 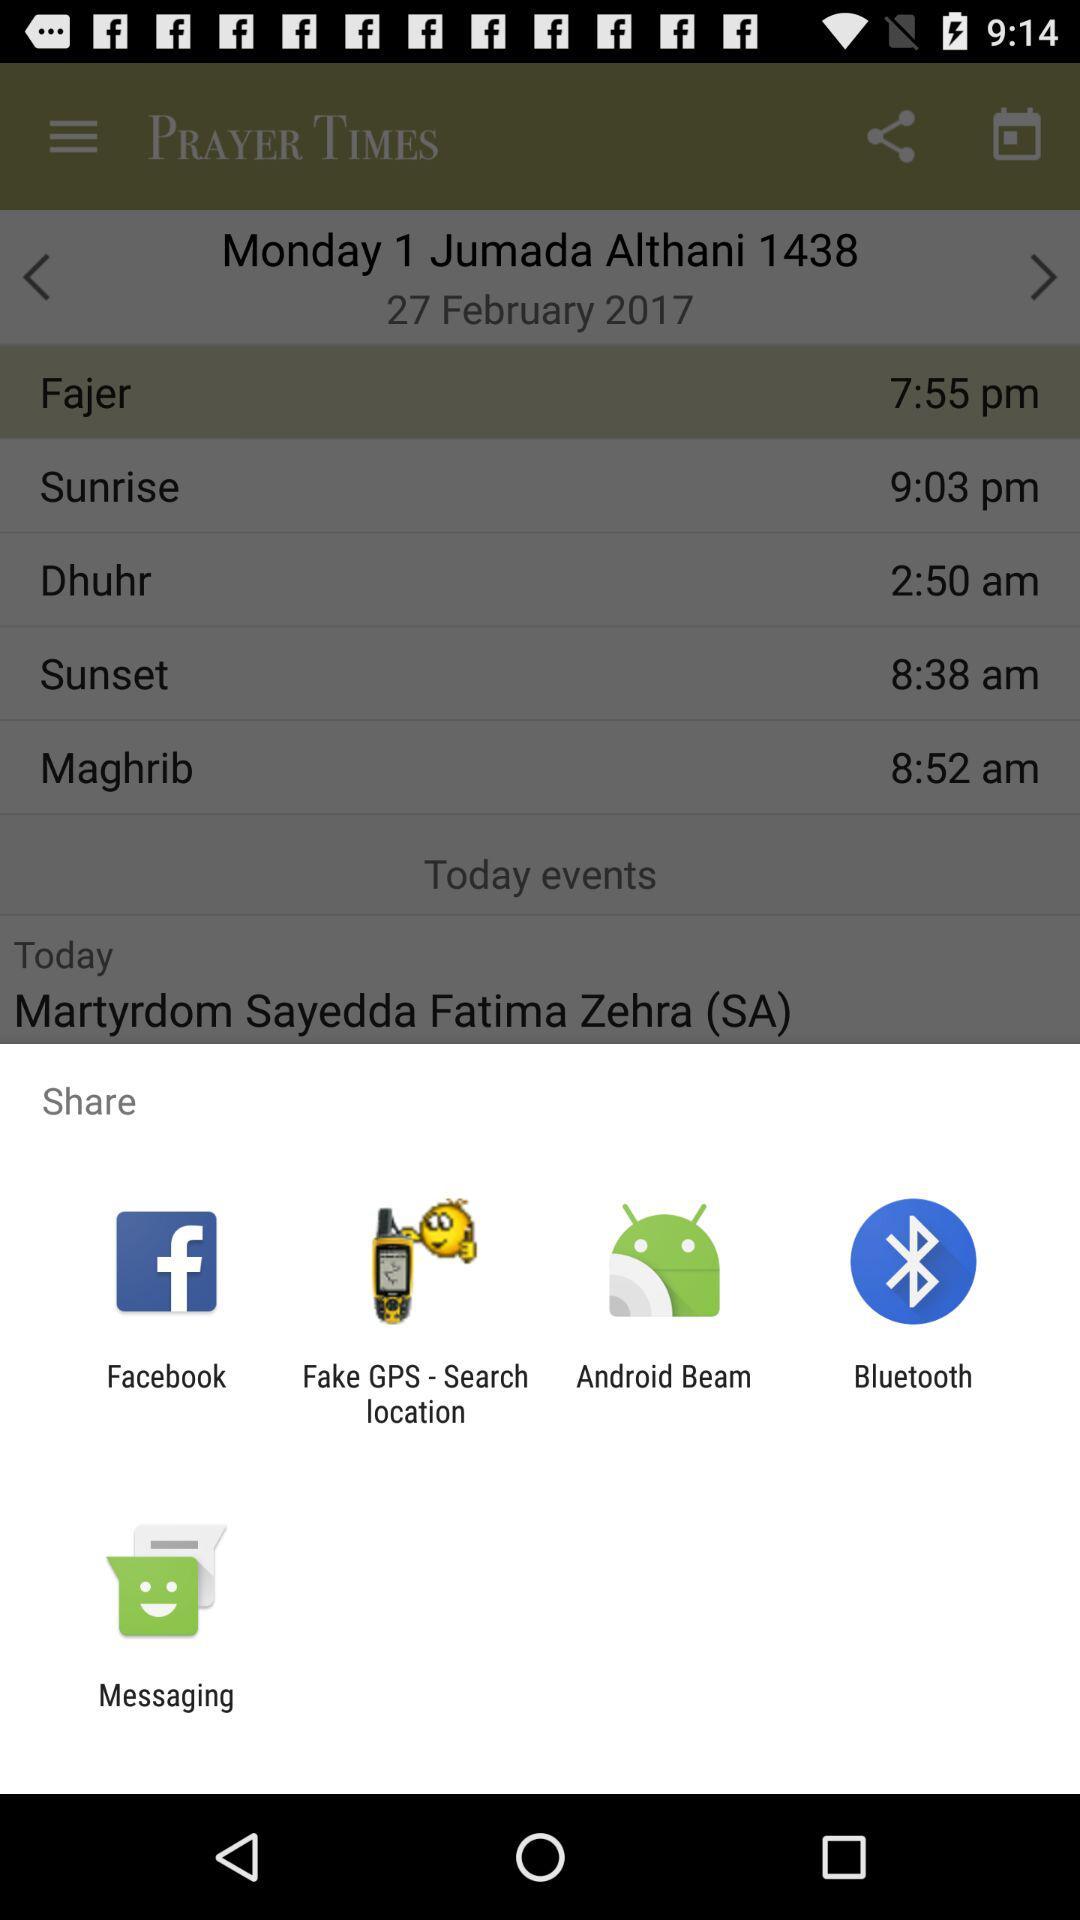 I want to click on the android beam icon, so click(x=664, y=1392).